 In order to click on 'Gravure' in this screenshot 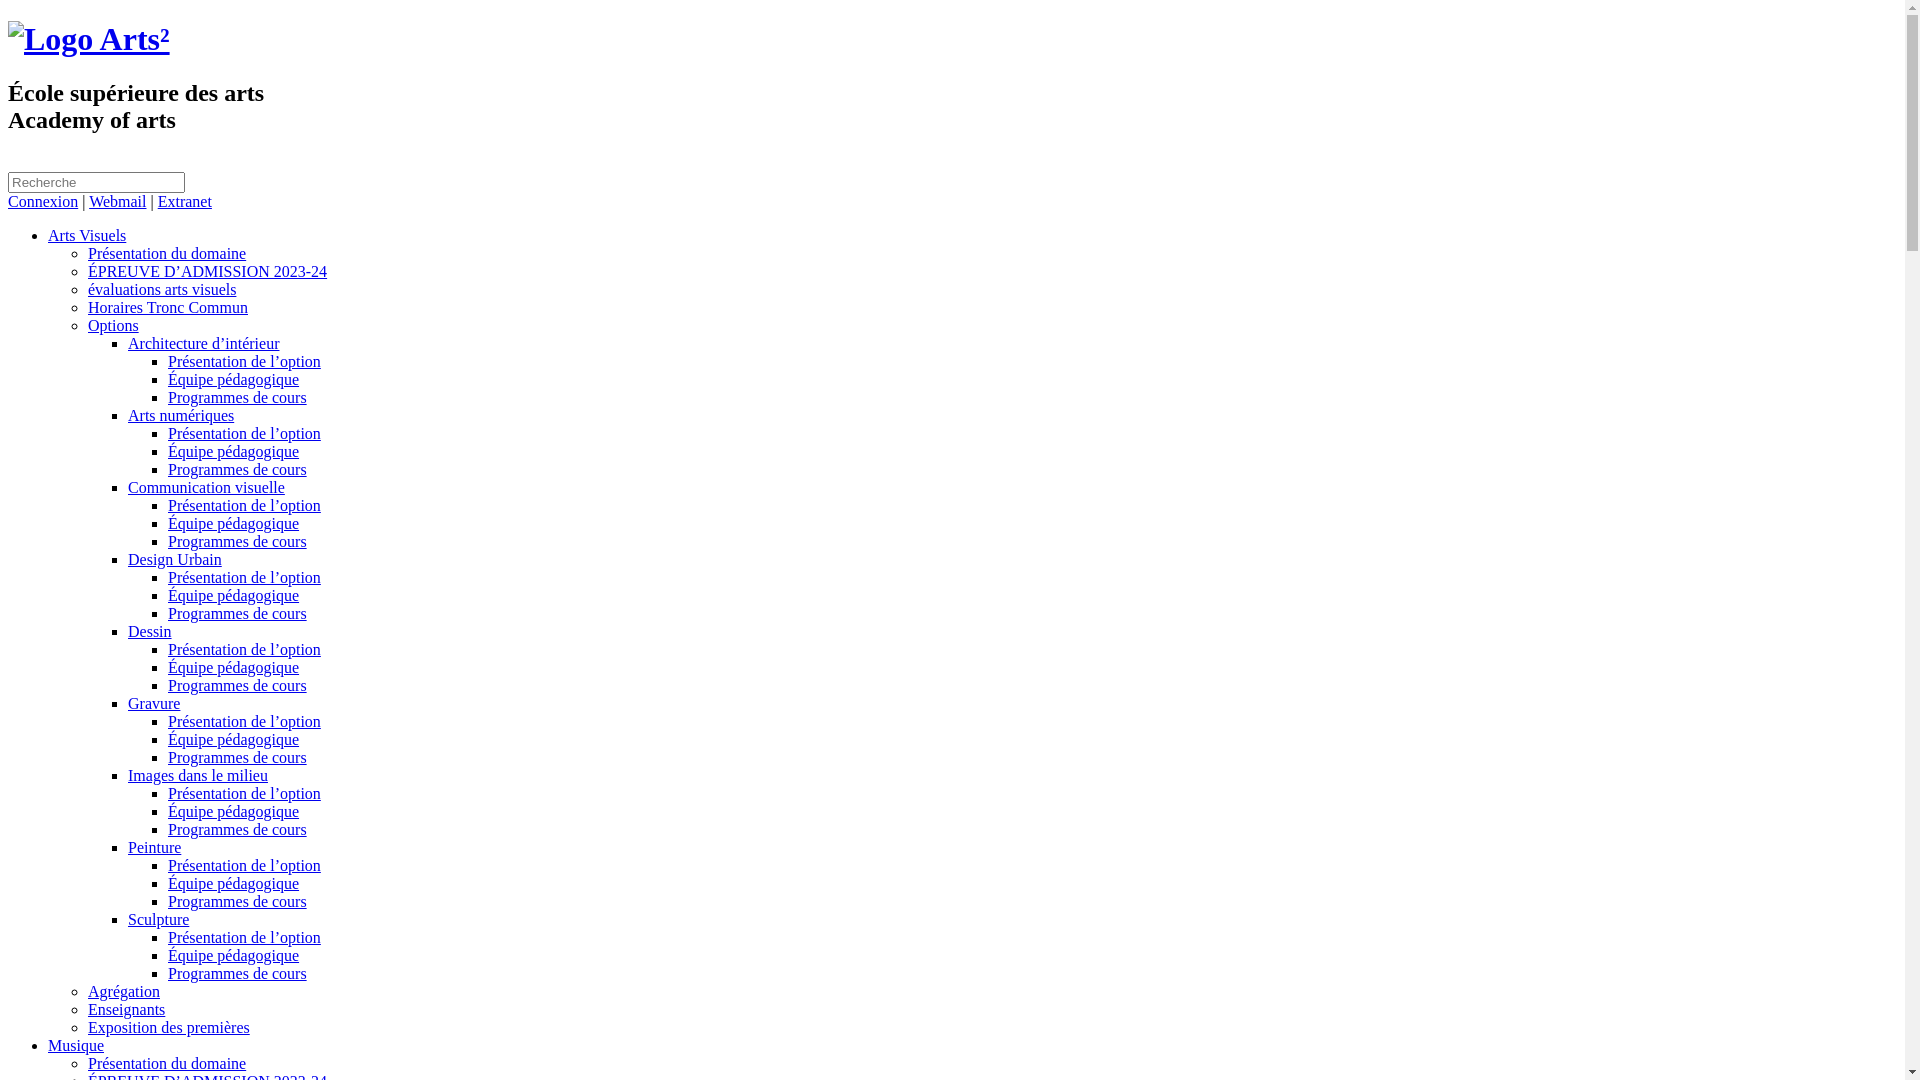, I will do `click(152, 702)`.